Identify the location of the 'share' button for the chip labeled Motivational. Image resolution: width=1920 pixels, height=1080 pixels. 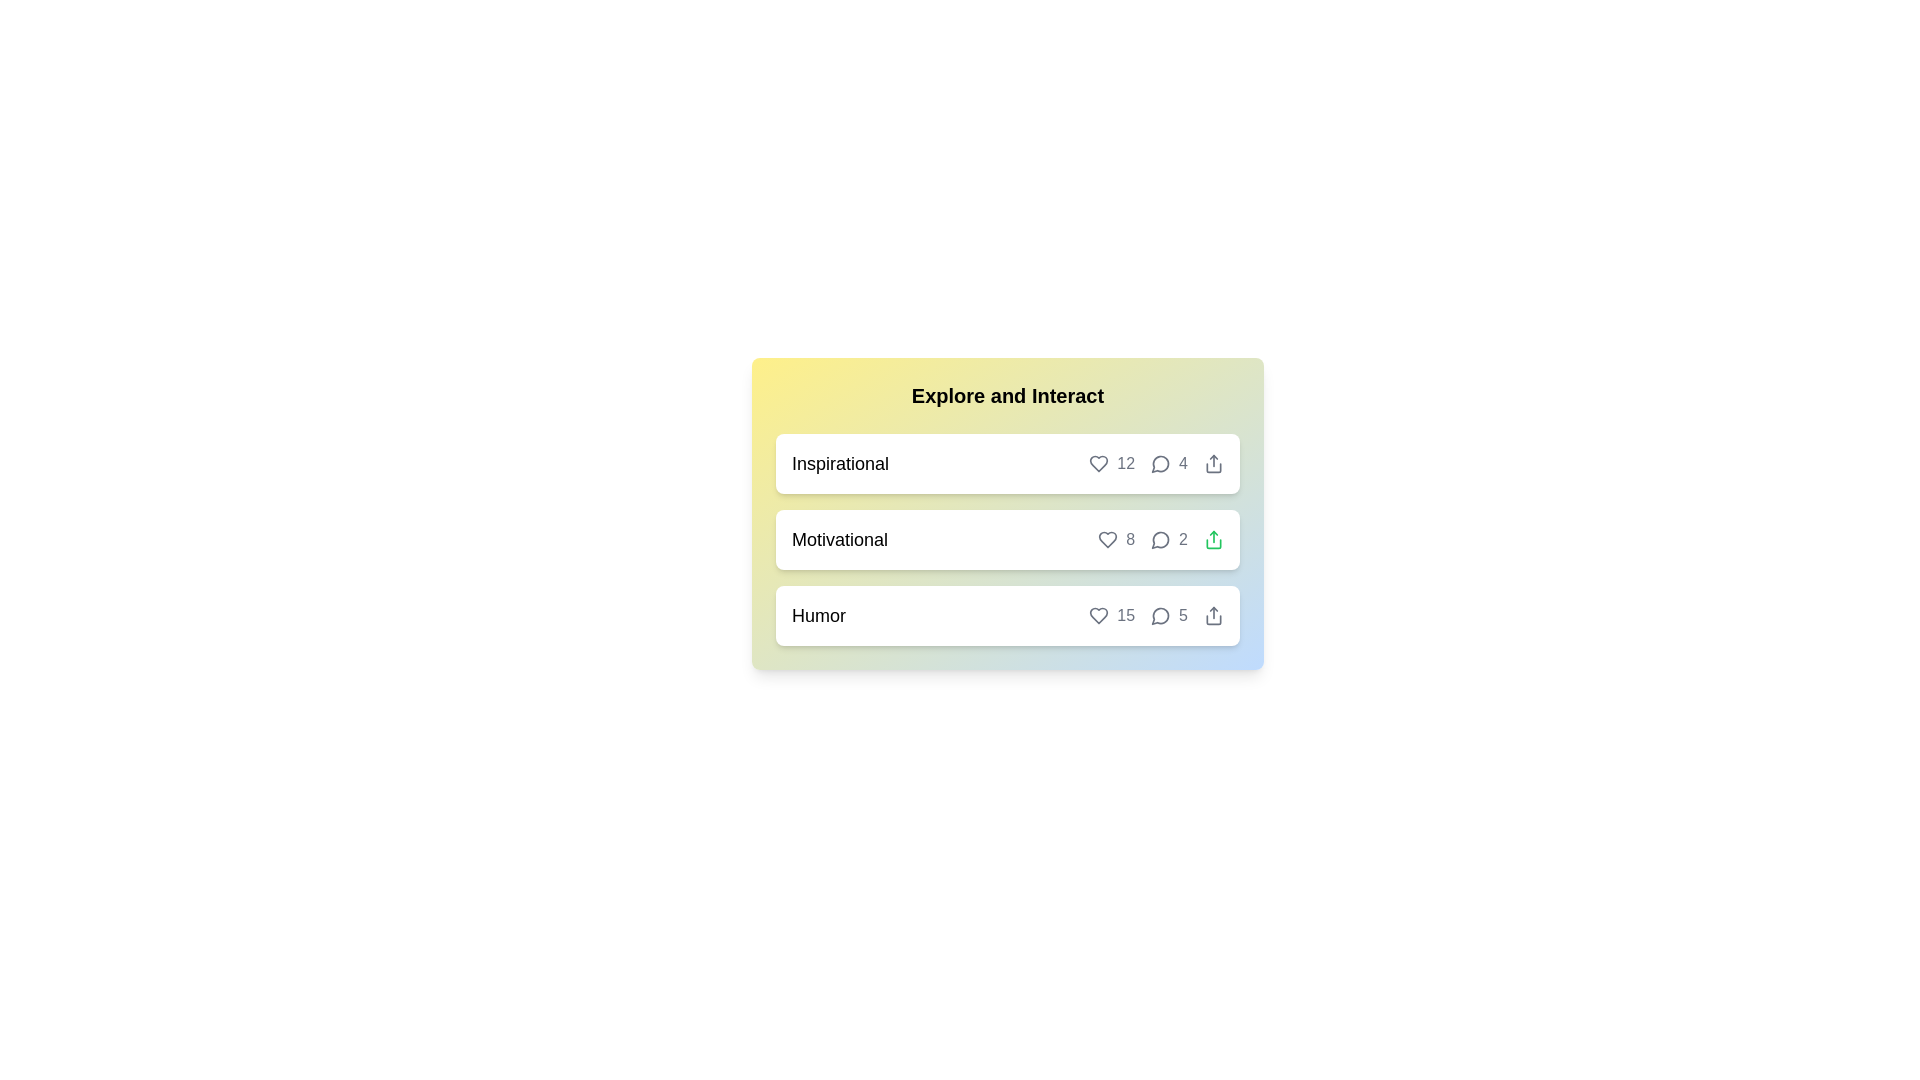
(1213, 540).